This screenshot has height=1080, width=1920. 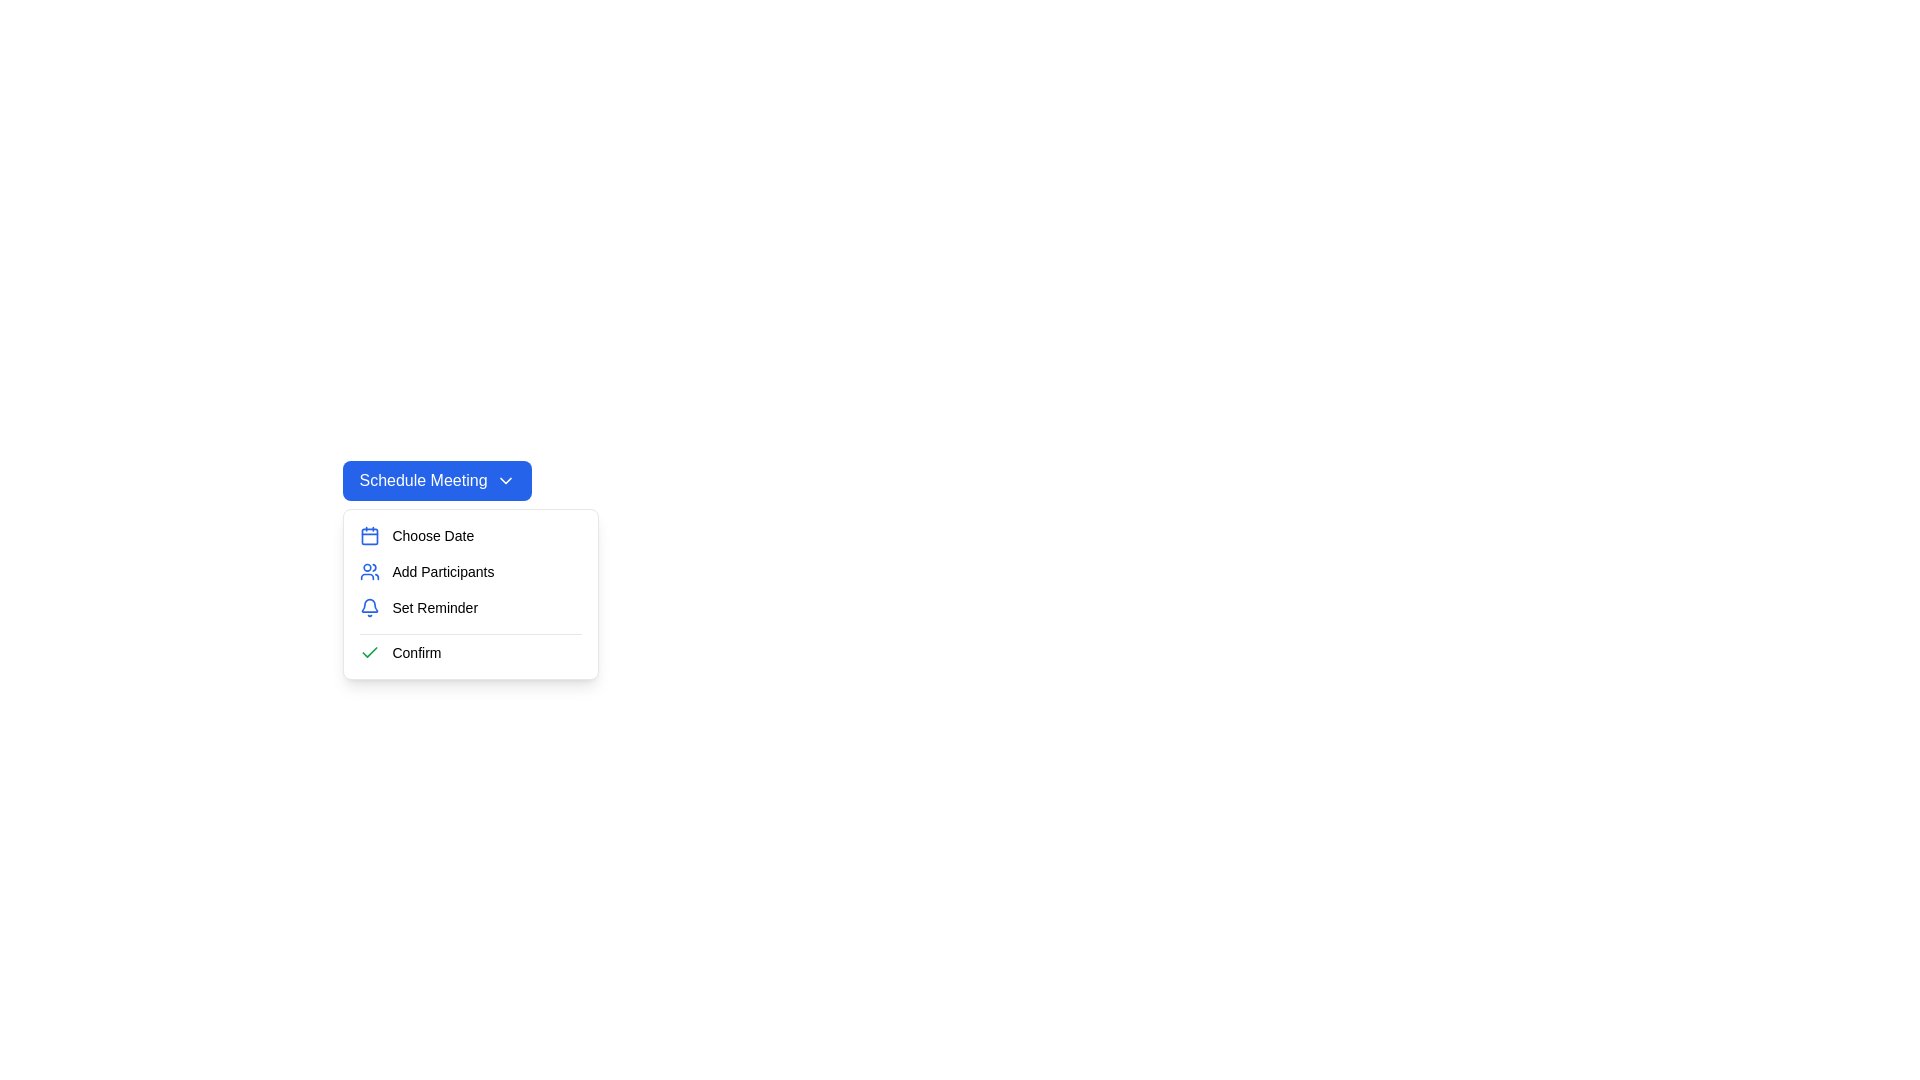 I want to click on the status of the green checkmark icon located within the 'Confirm' button area, which is the first component in a vertical list-group menu, so click(x=370, y=652).